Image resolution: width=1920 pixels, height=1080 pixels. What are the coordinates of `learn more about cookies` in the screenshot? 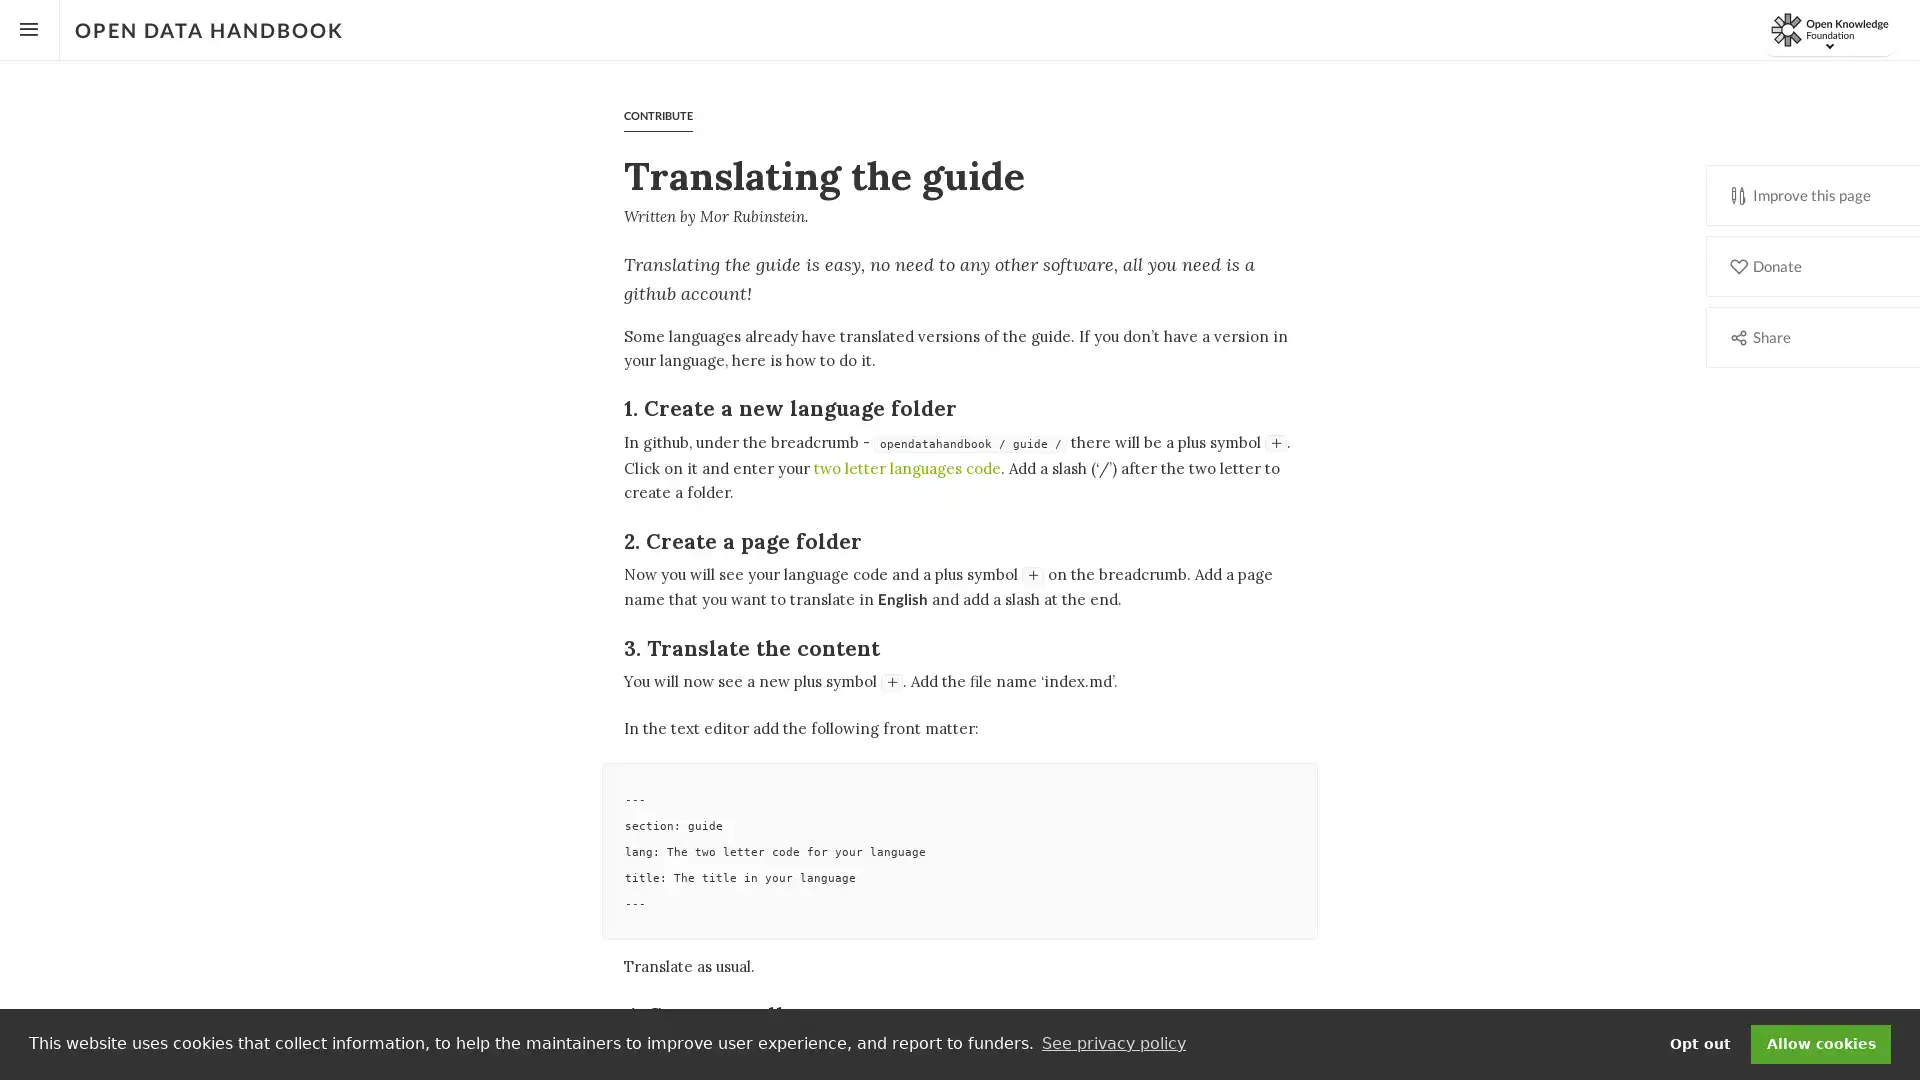 It's located at (1112, 1043).